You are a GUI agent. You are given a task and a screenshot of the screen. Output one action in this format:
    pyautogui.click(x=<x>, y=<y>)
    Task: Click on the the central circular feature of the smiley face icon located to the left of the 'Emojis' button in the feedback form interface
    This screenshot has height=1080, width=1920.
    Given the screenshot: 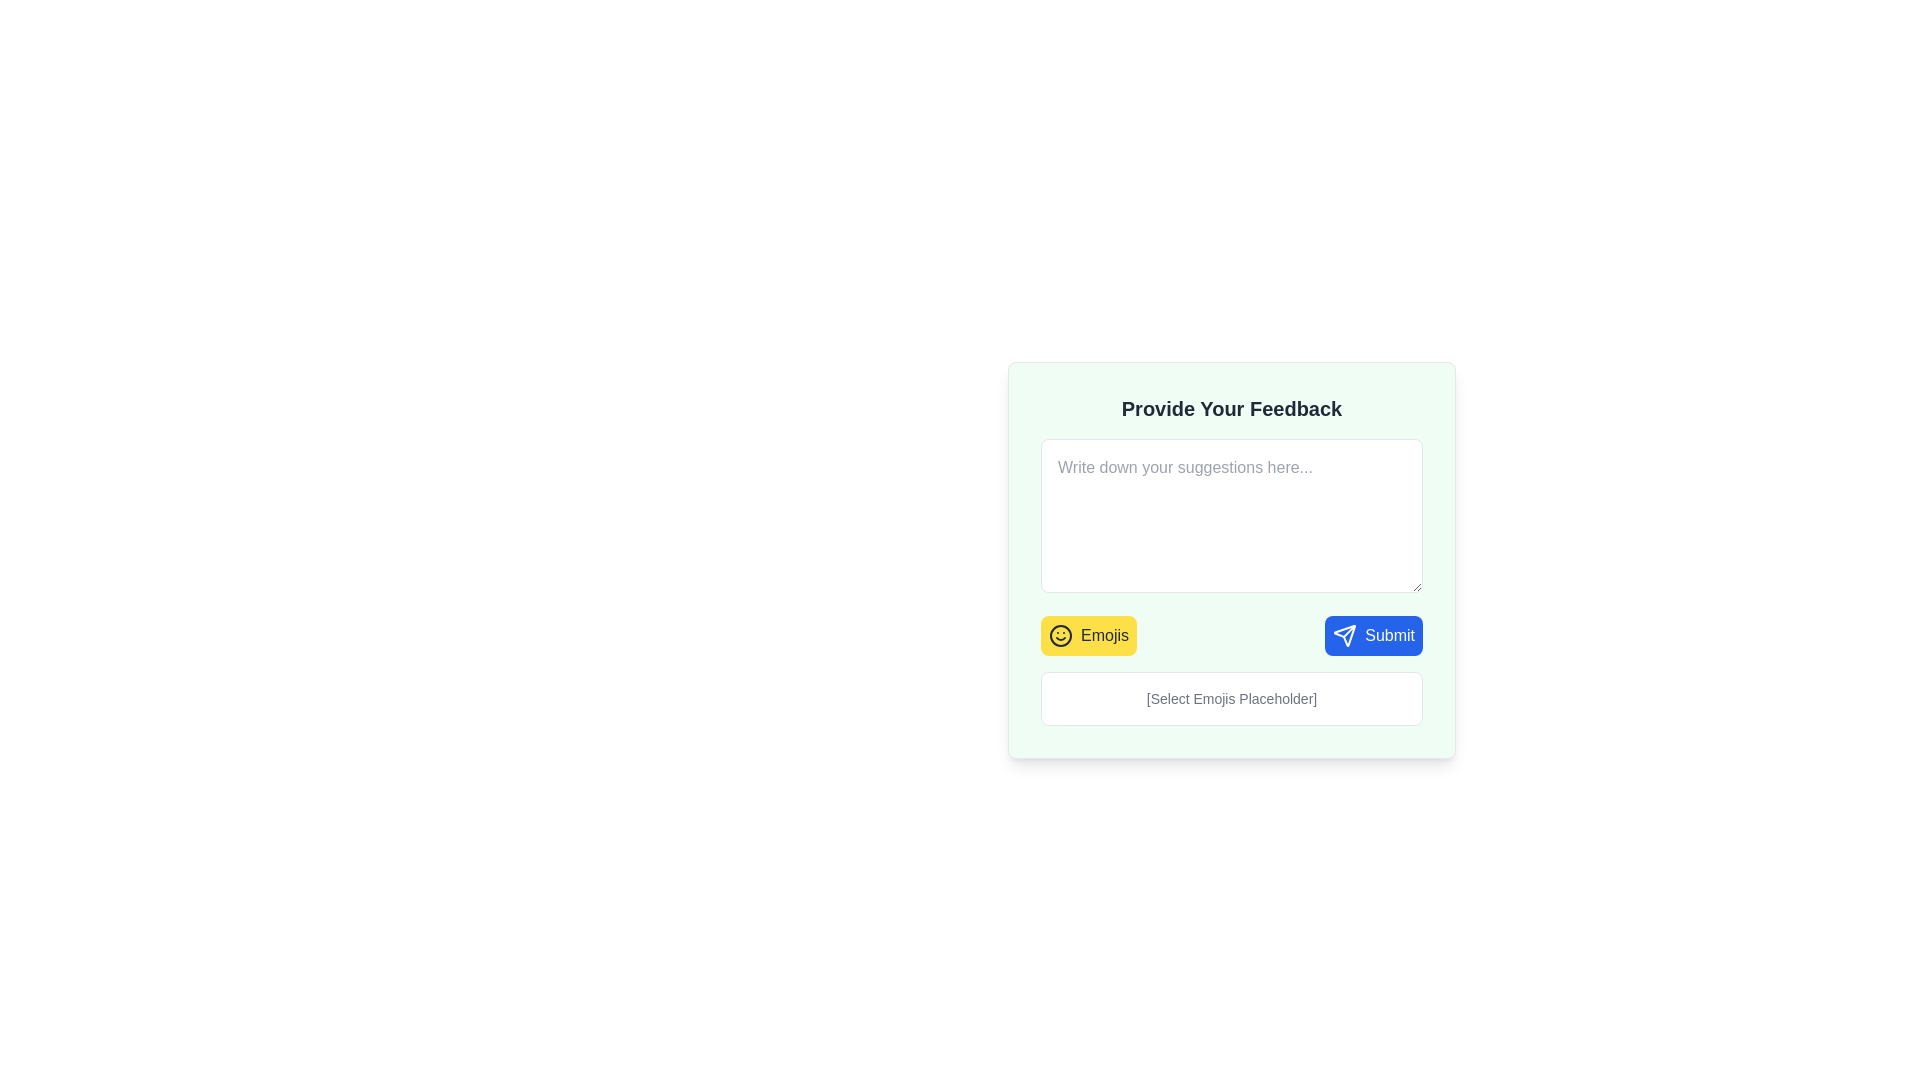 What is the action you would take?
    pyautogui.click(x=1059, y=636)
    